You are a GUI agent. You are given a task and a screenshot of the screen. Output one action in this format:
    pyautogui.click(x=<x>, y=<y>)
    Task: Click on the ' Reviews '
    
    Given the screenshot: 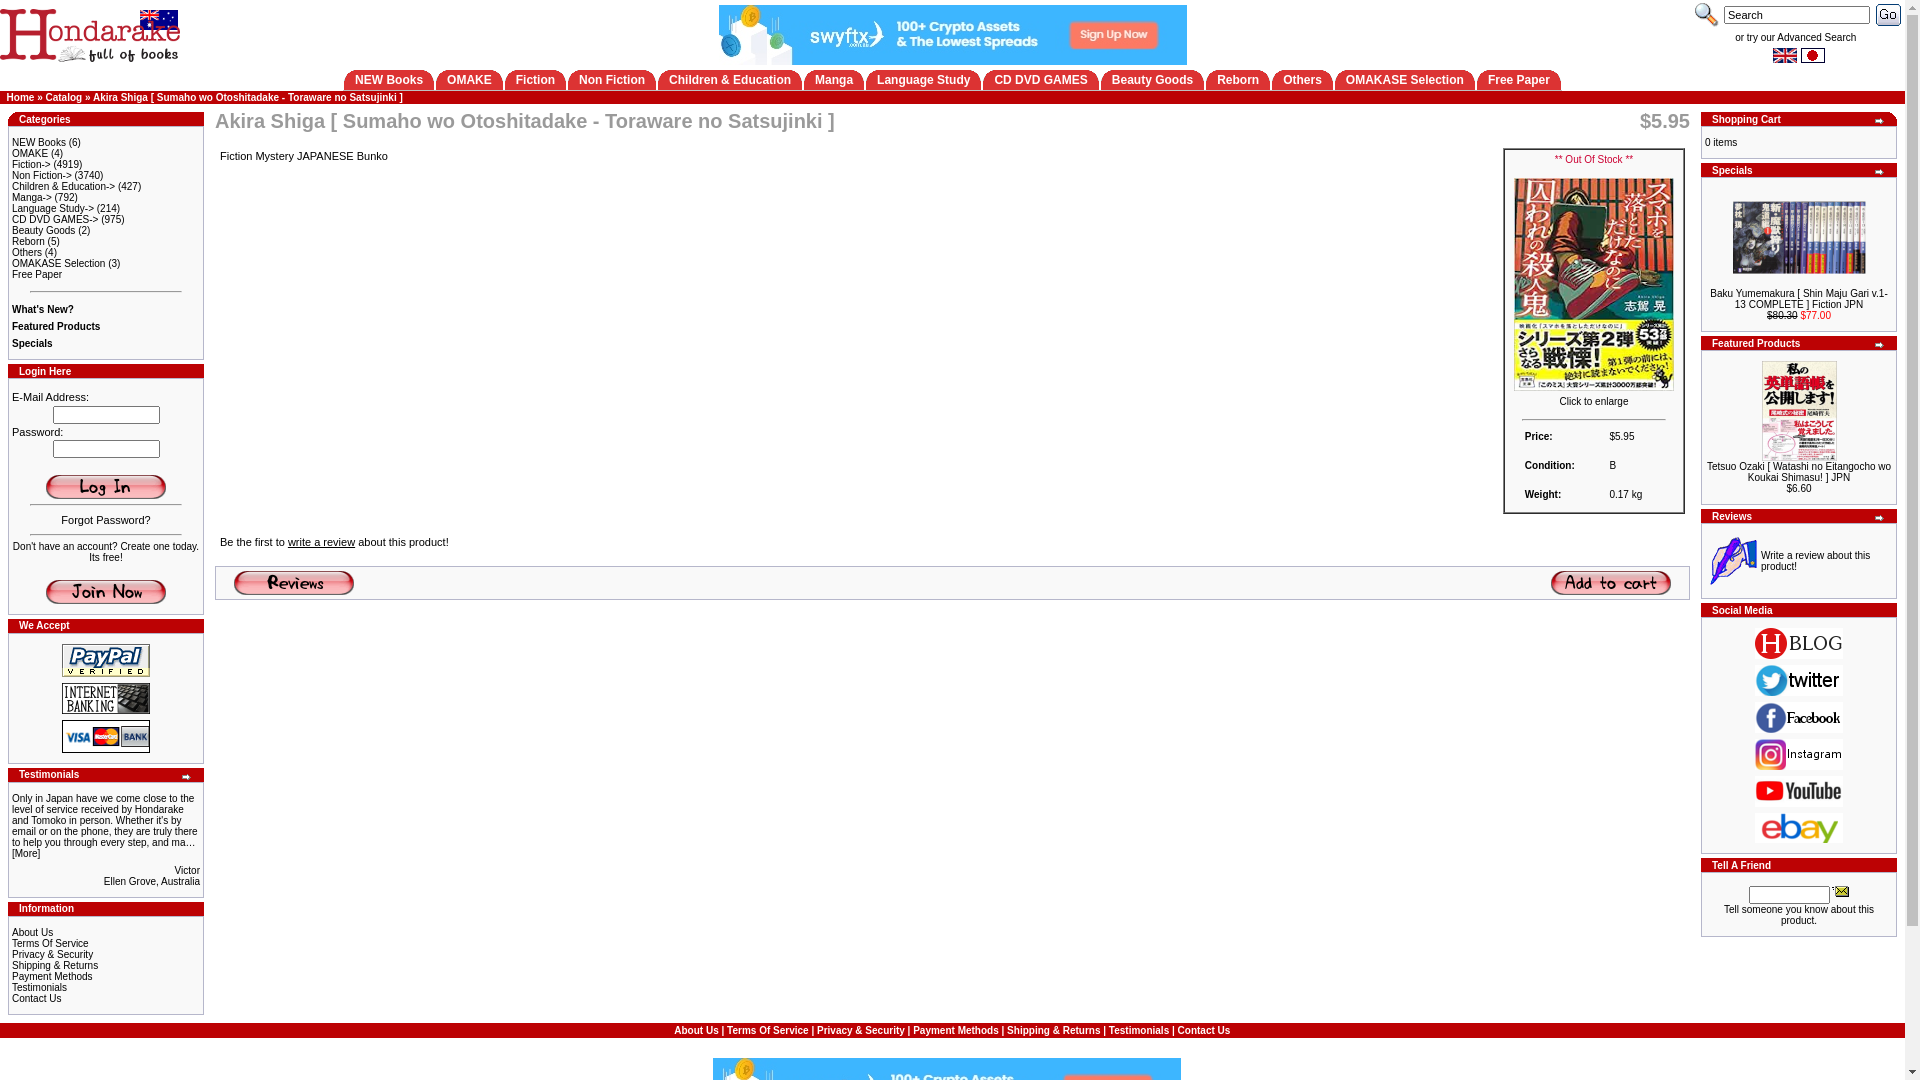 What is the action you would take?
    pyautogui.click(x=292, y=582)
    